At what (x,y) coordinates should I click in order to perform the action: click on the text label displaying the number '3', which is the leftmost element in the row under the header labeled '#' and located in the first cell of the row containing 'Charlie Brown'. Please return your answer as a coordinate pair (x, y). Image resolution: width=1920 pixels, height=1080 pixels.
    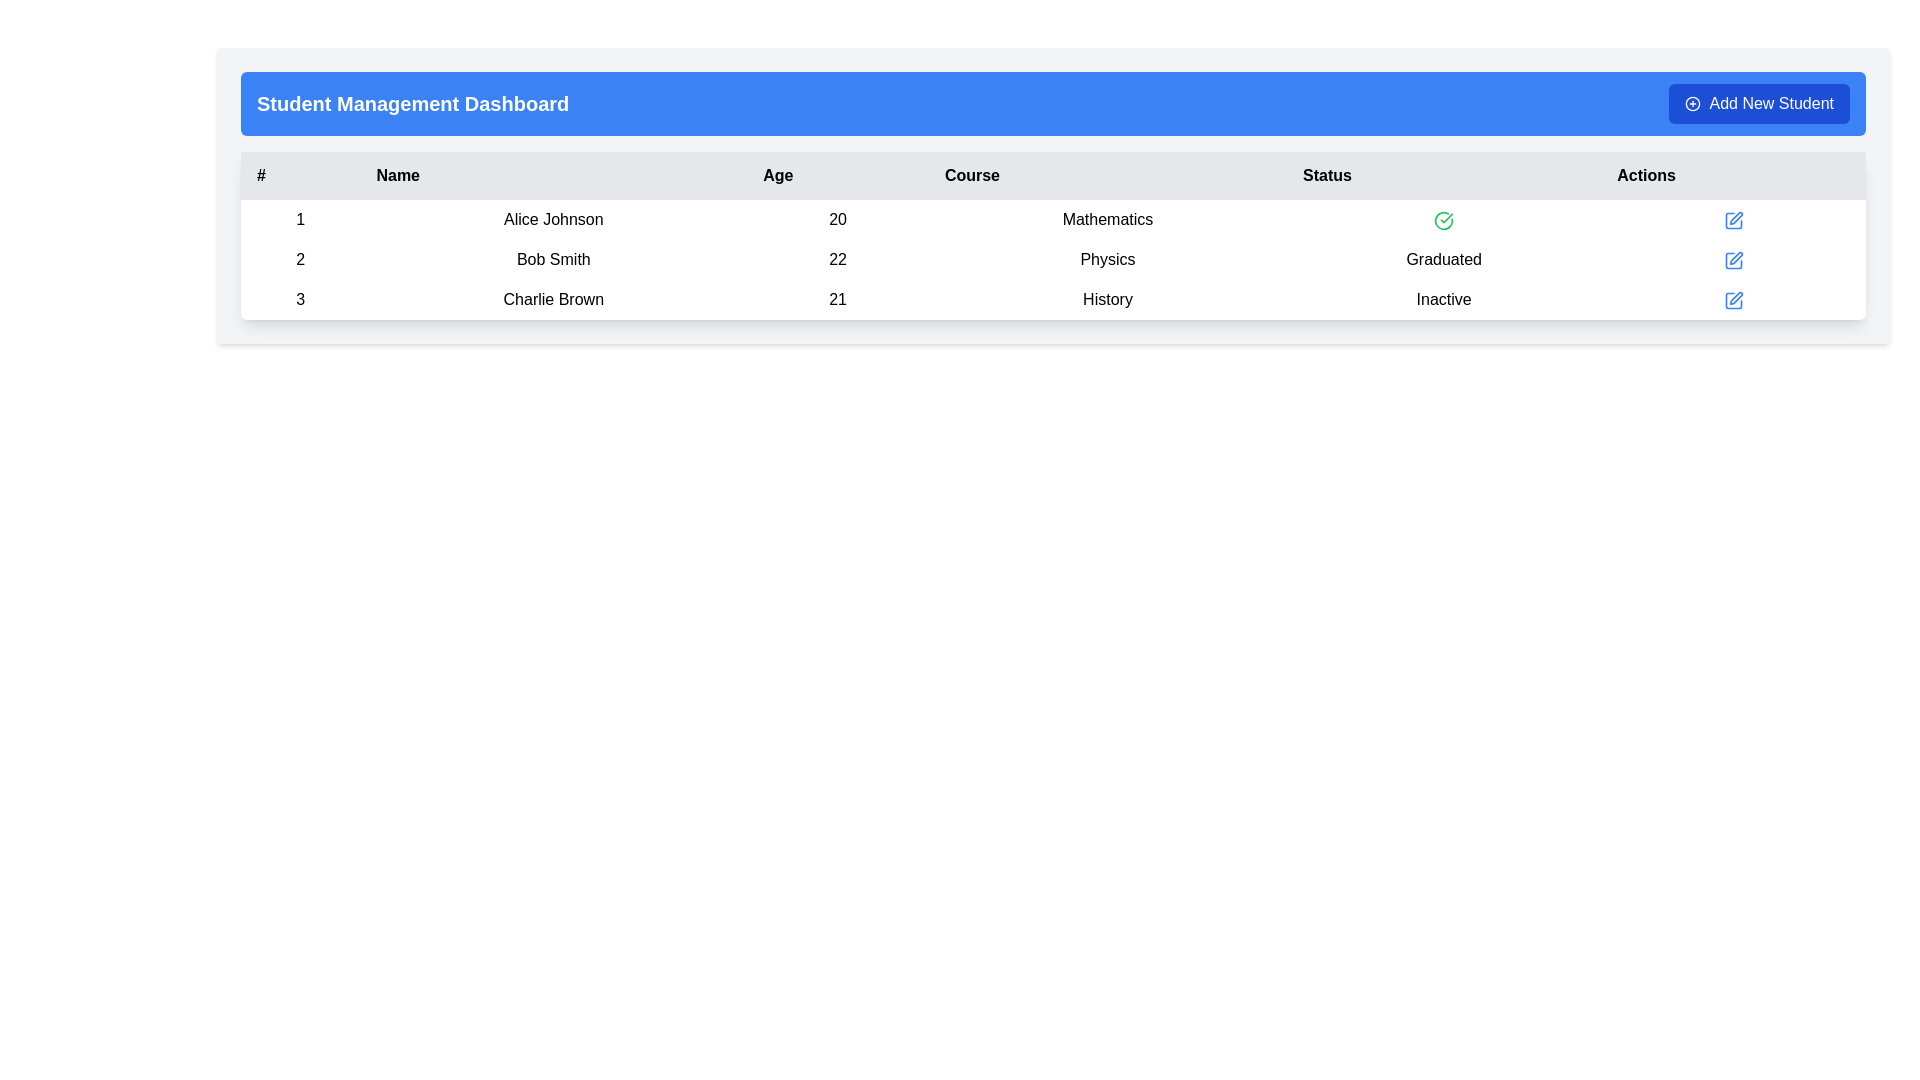
    Looking at the image, I should click on (299, 300).